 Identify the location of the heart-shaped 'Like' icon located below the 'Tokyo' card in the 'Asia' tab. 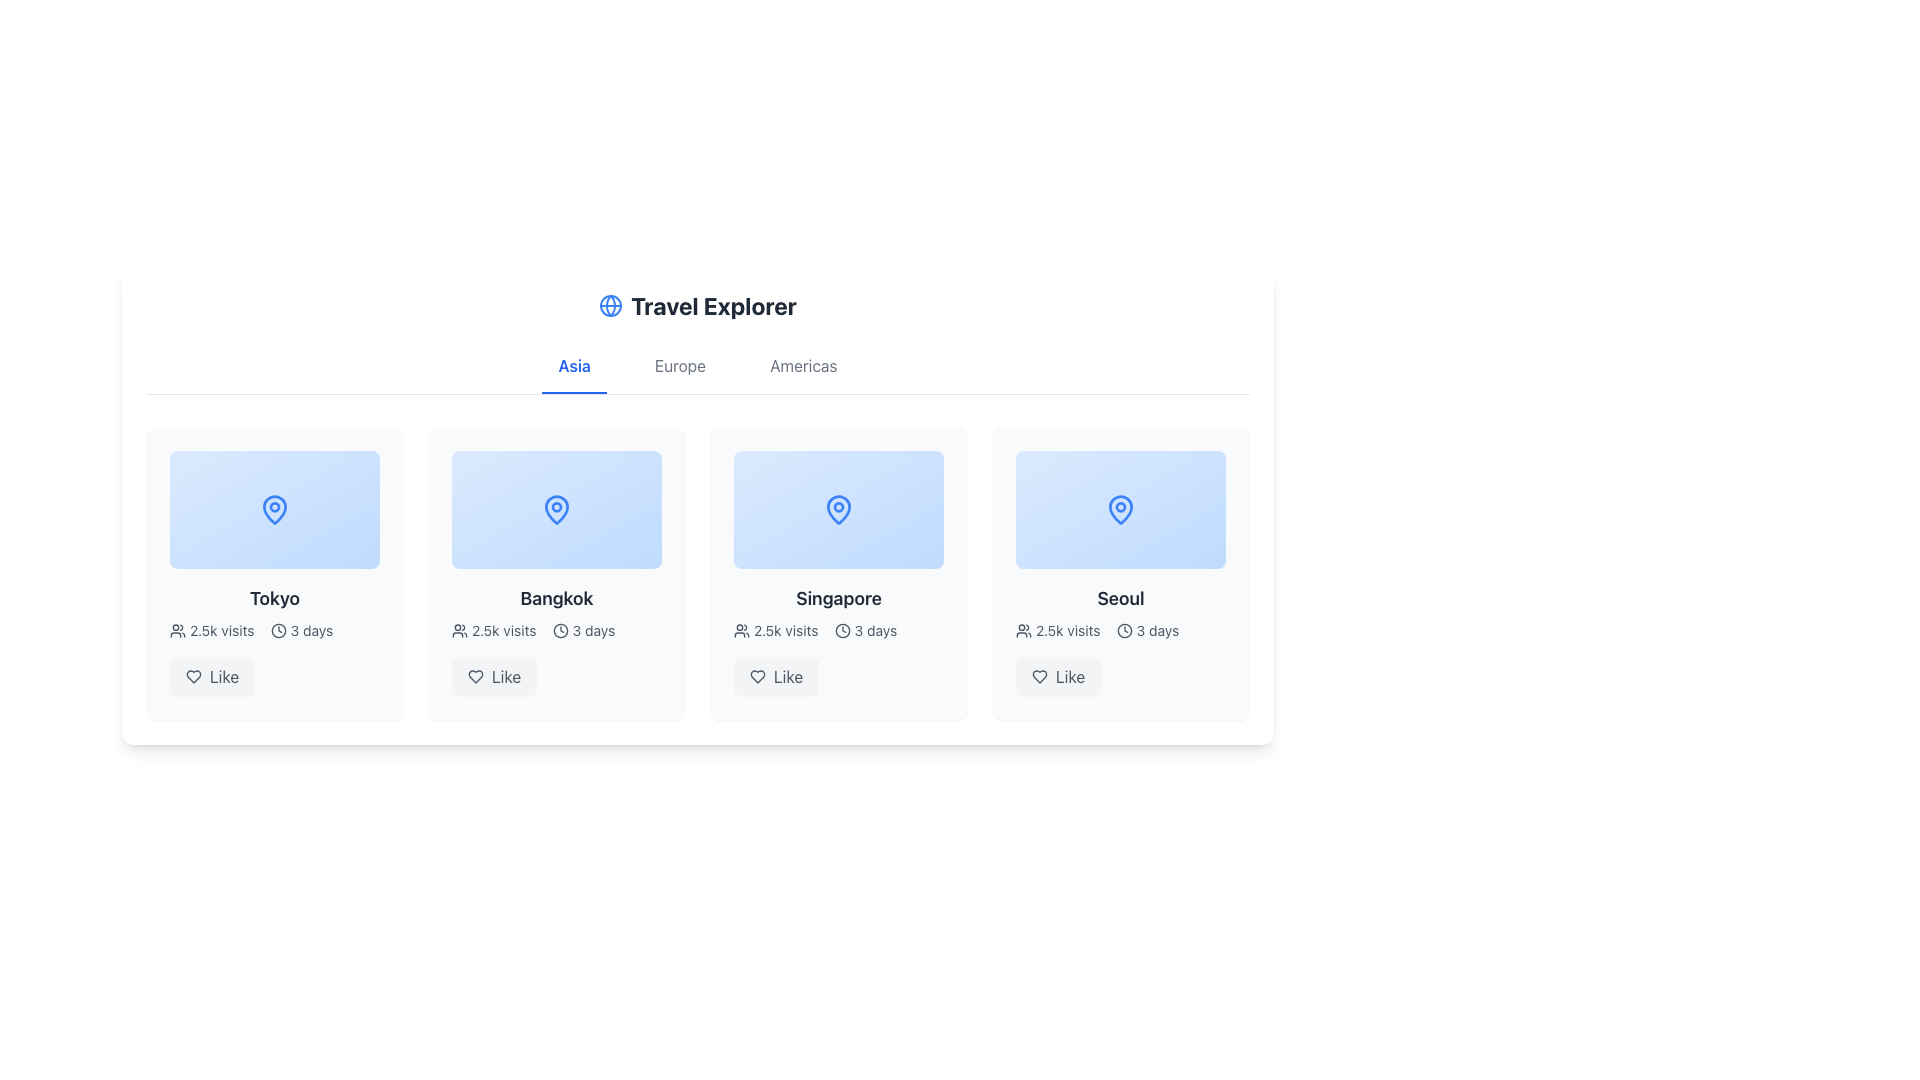
(193, 676).